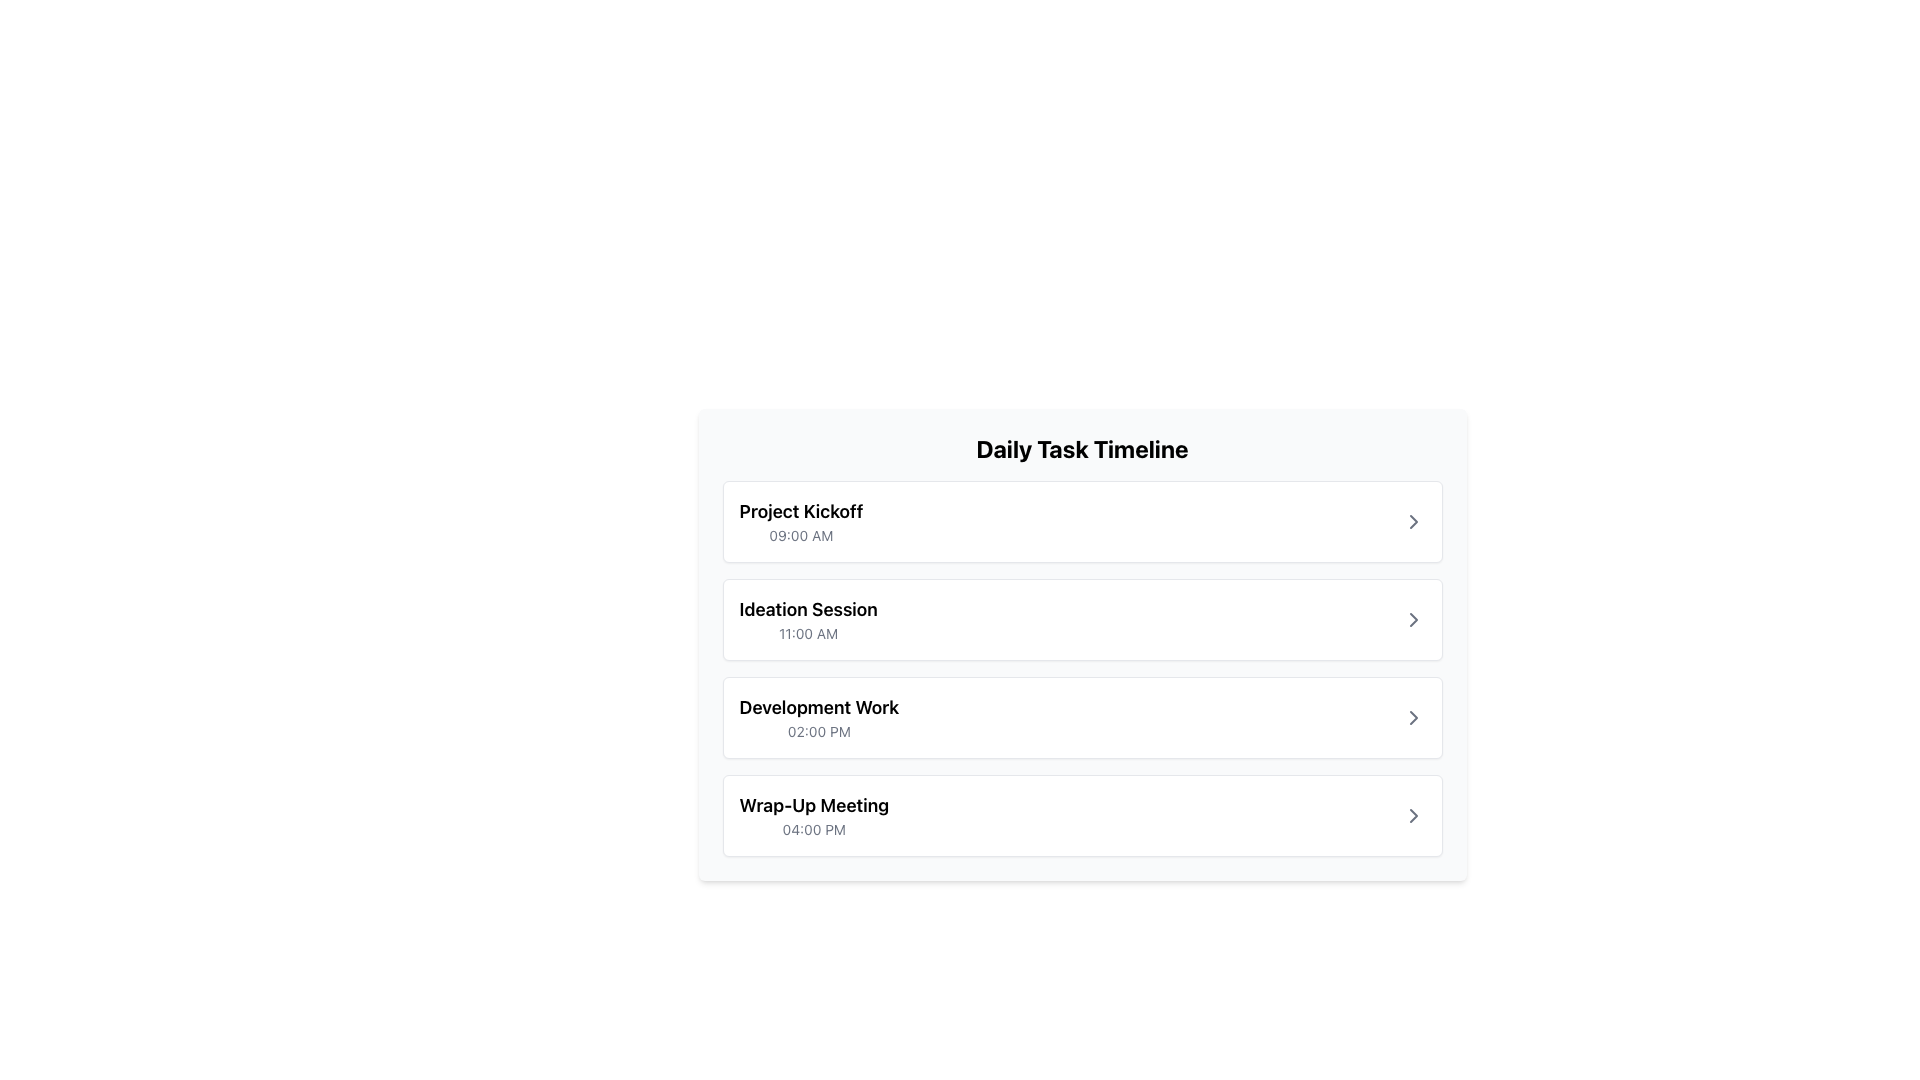 The width and height of the screenshot is (1920, 1080). Describe the element at coordinates (801, 511) in the screenshot. I see `text label displaying 'Project Kickoff' located at the top of the first event block in the 'Daily Task Timeline'` at that location.